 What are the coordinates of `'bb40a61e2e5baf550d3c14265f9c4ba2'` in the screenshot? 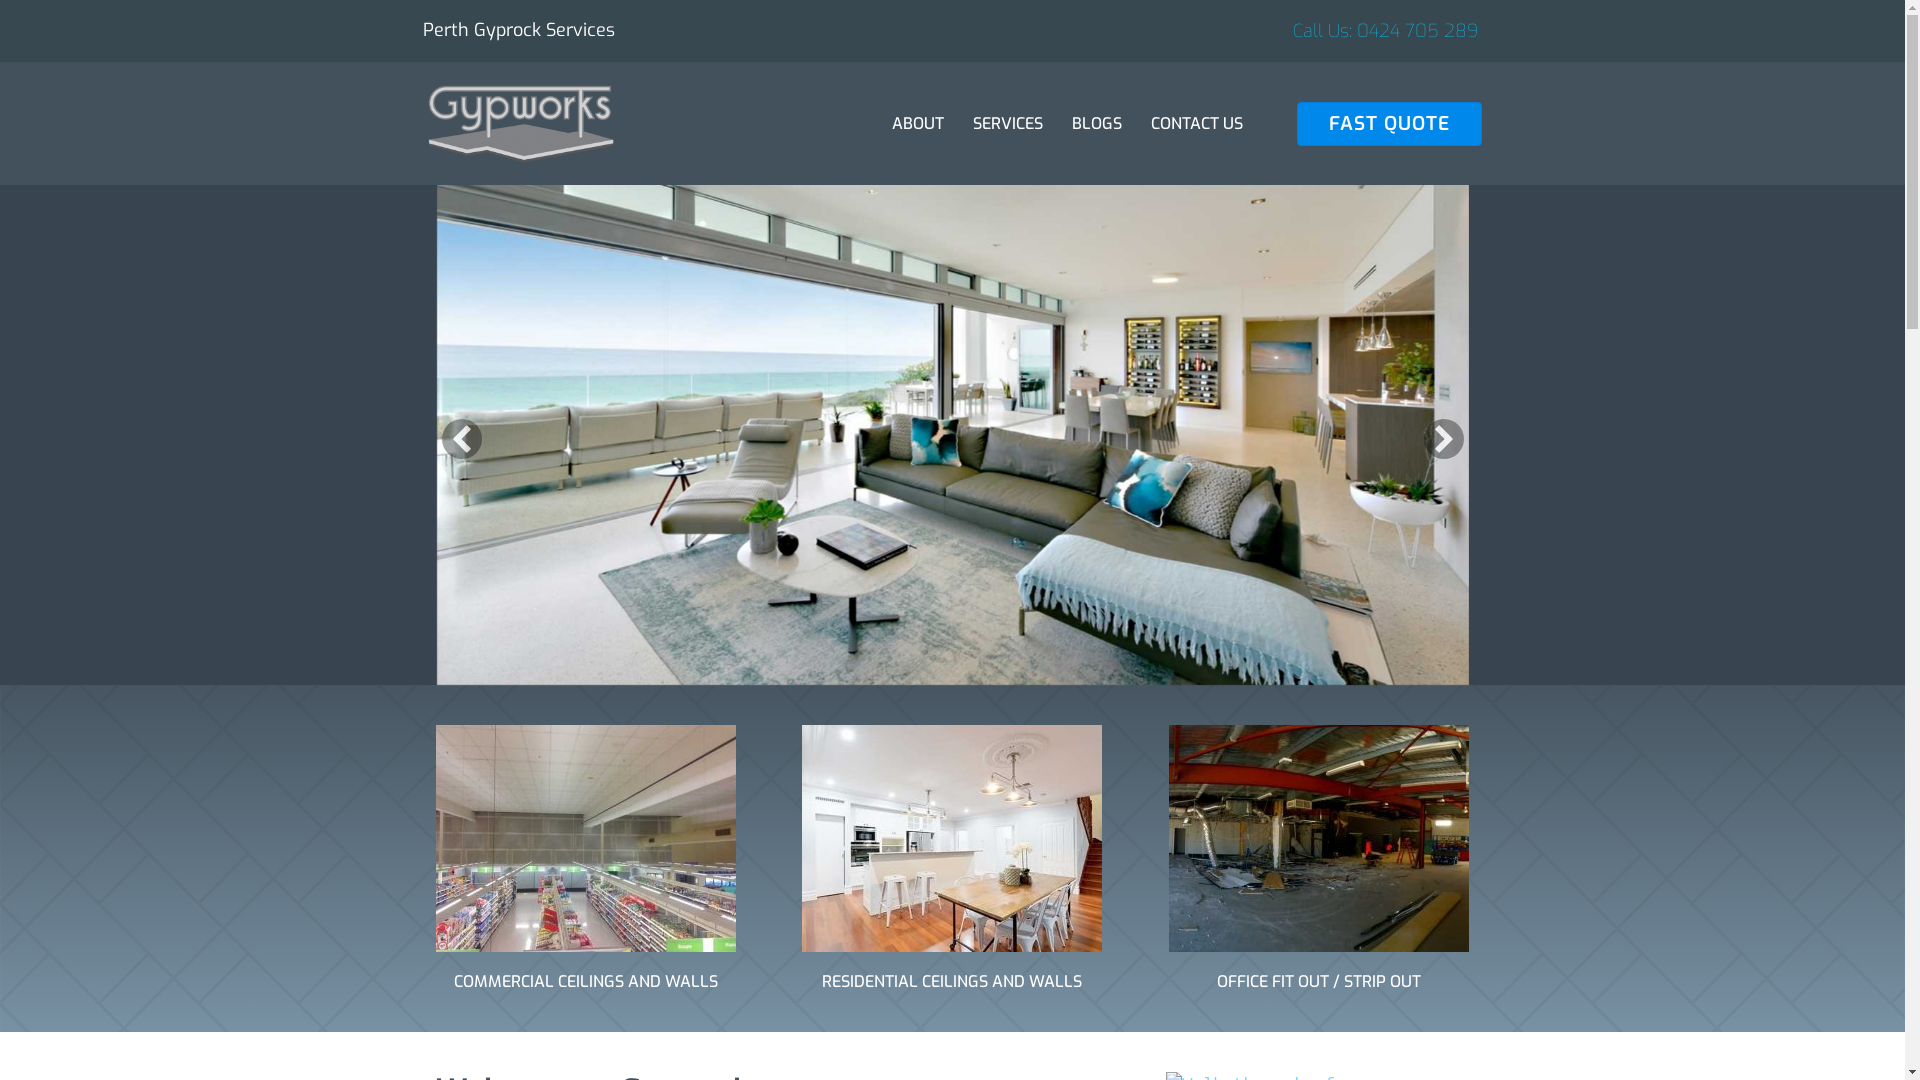 It's located at (950, 838).